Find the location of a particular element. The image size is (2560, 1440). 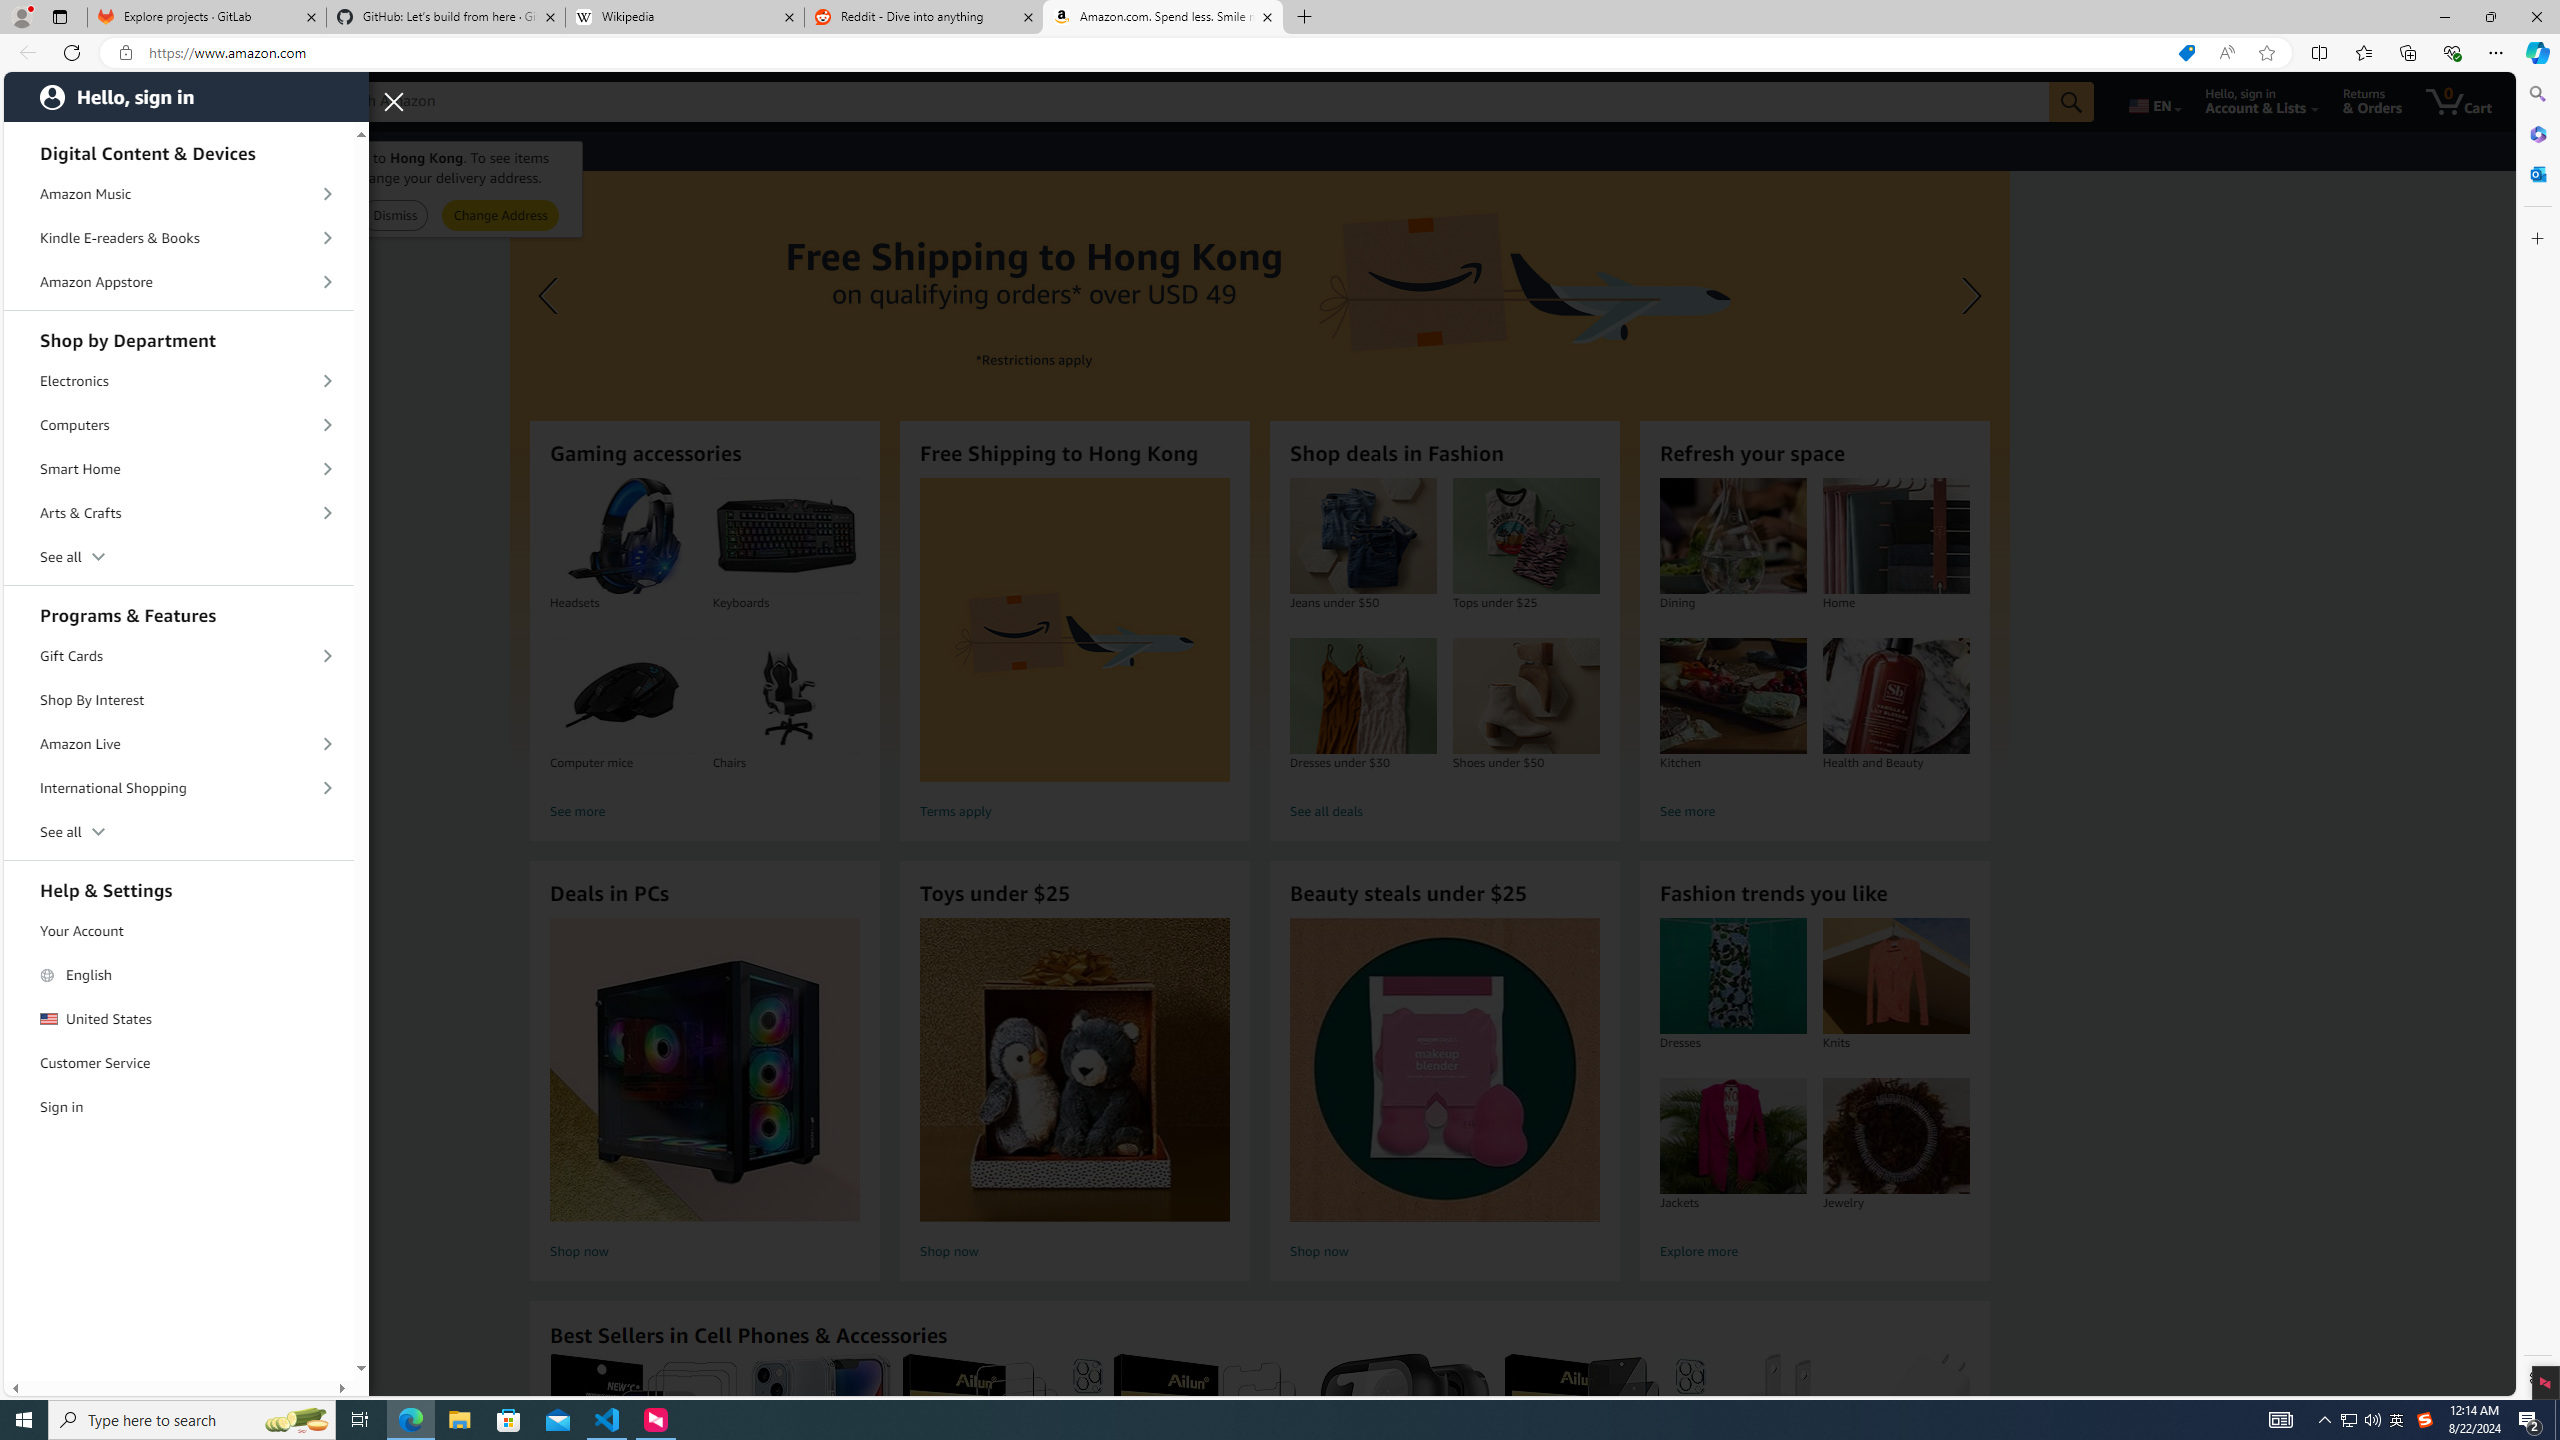

'English' is located at coordinates (179, 973).